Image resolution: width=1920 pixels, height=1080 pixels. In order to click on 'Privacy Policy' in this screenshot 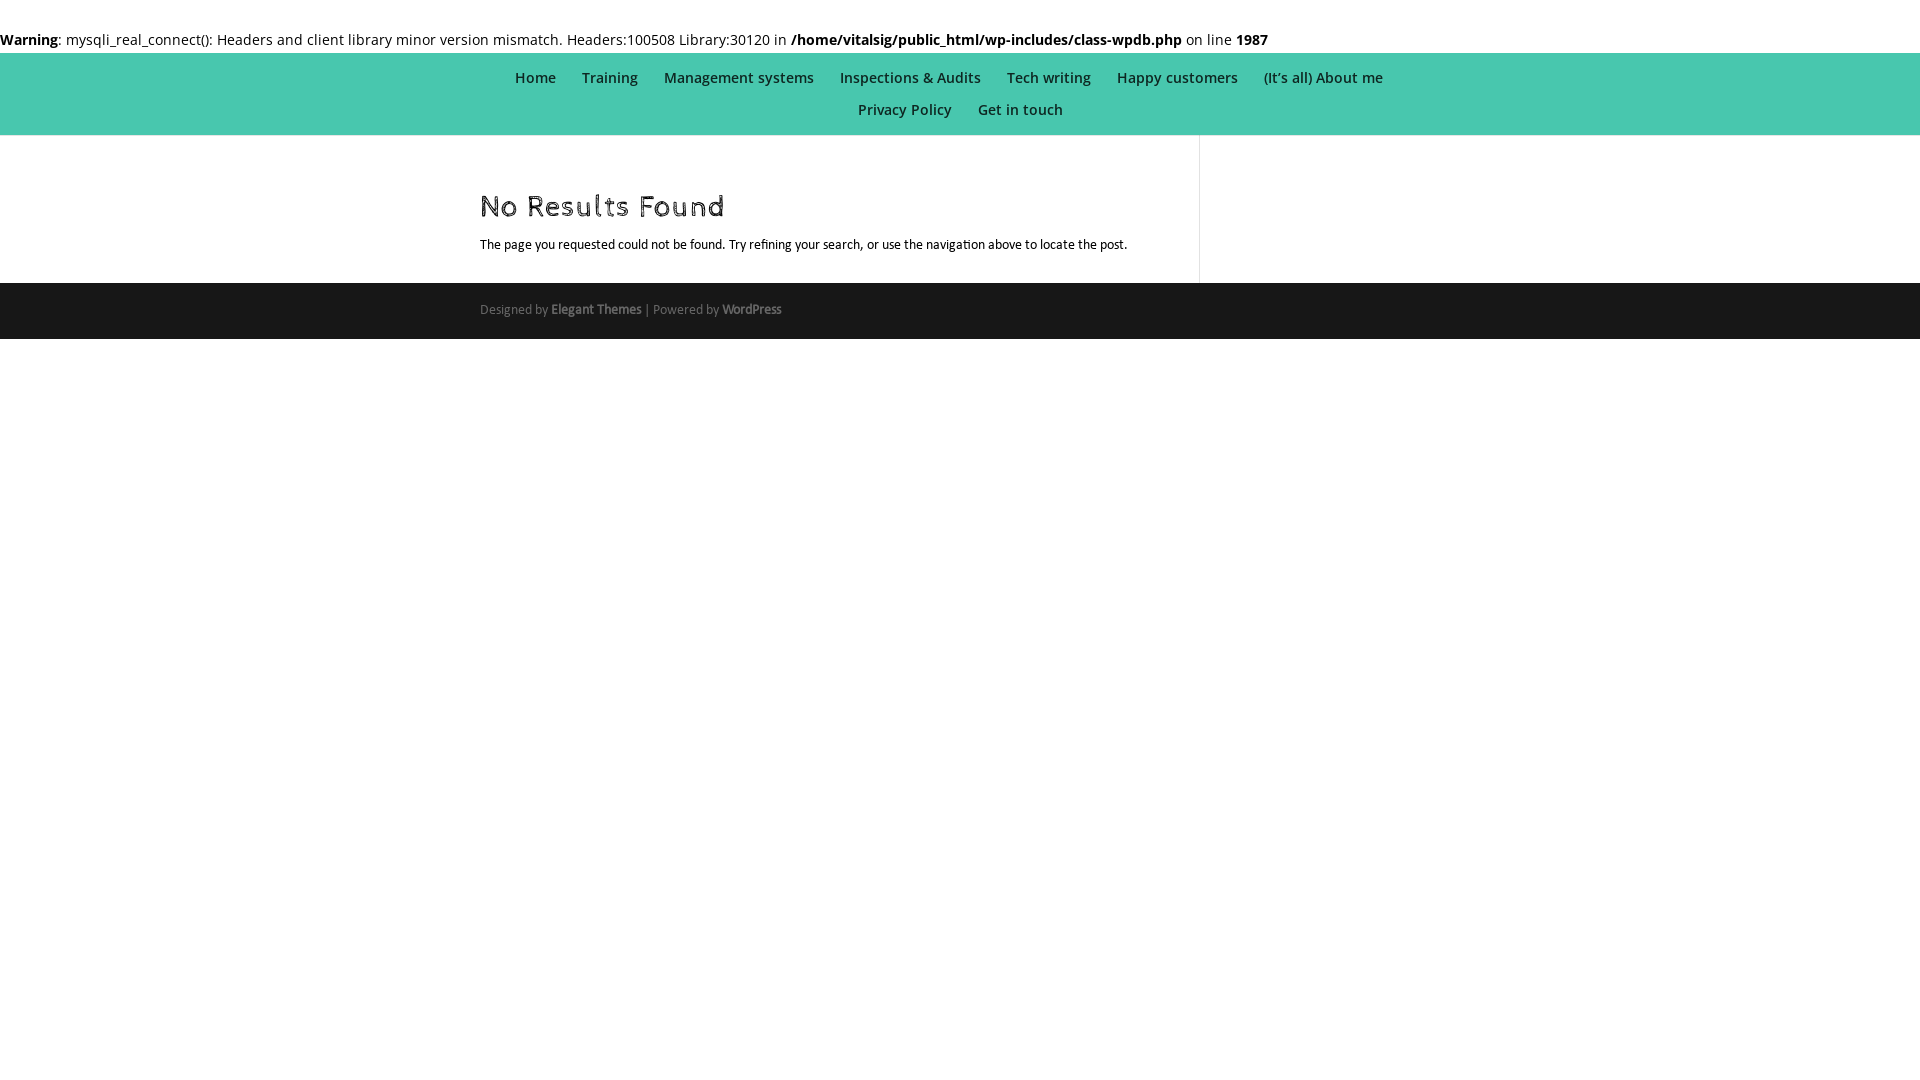, I will do `click(904, 119)`.